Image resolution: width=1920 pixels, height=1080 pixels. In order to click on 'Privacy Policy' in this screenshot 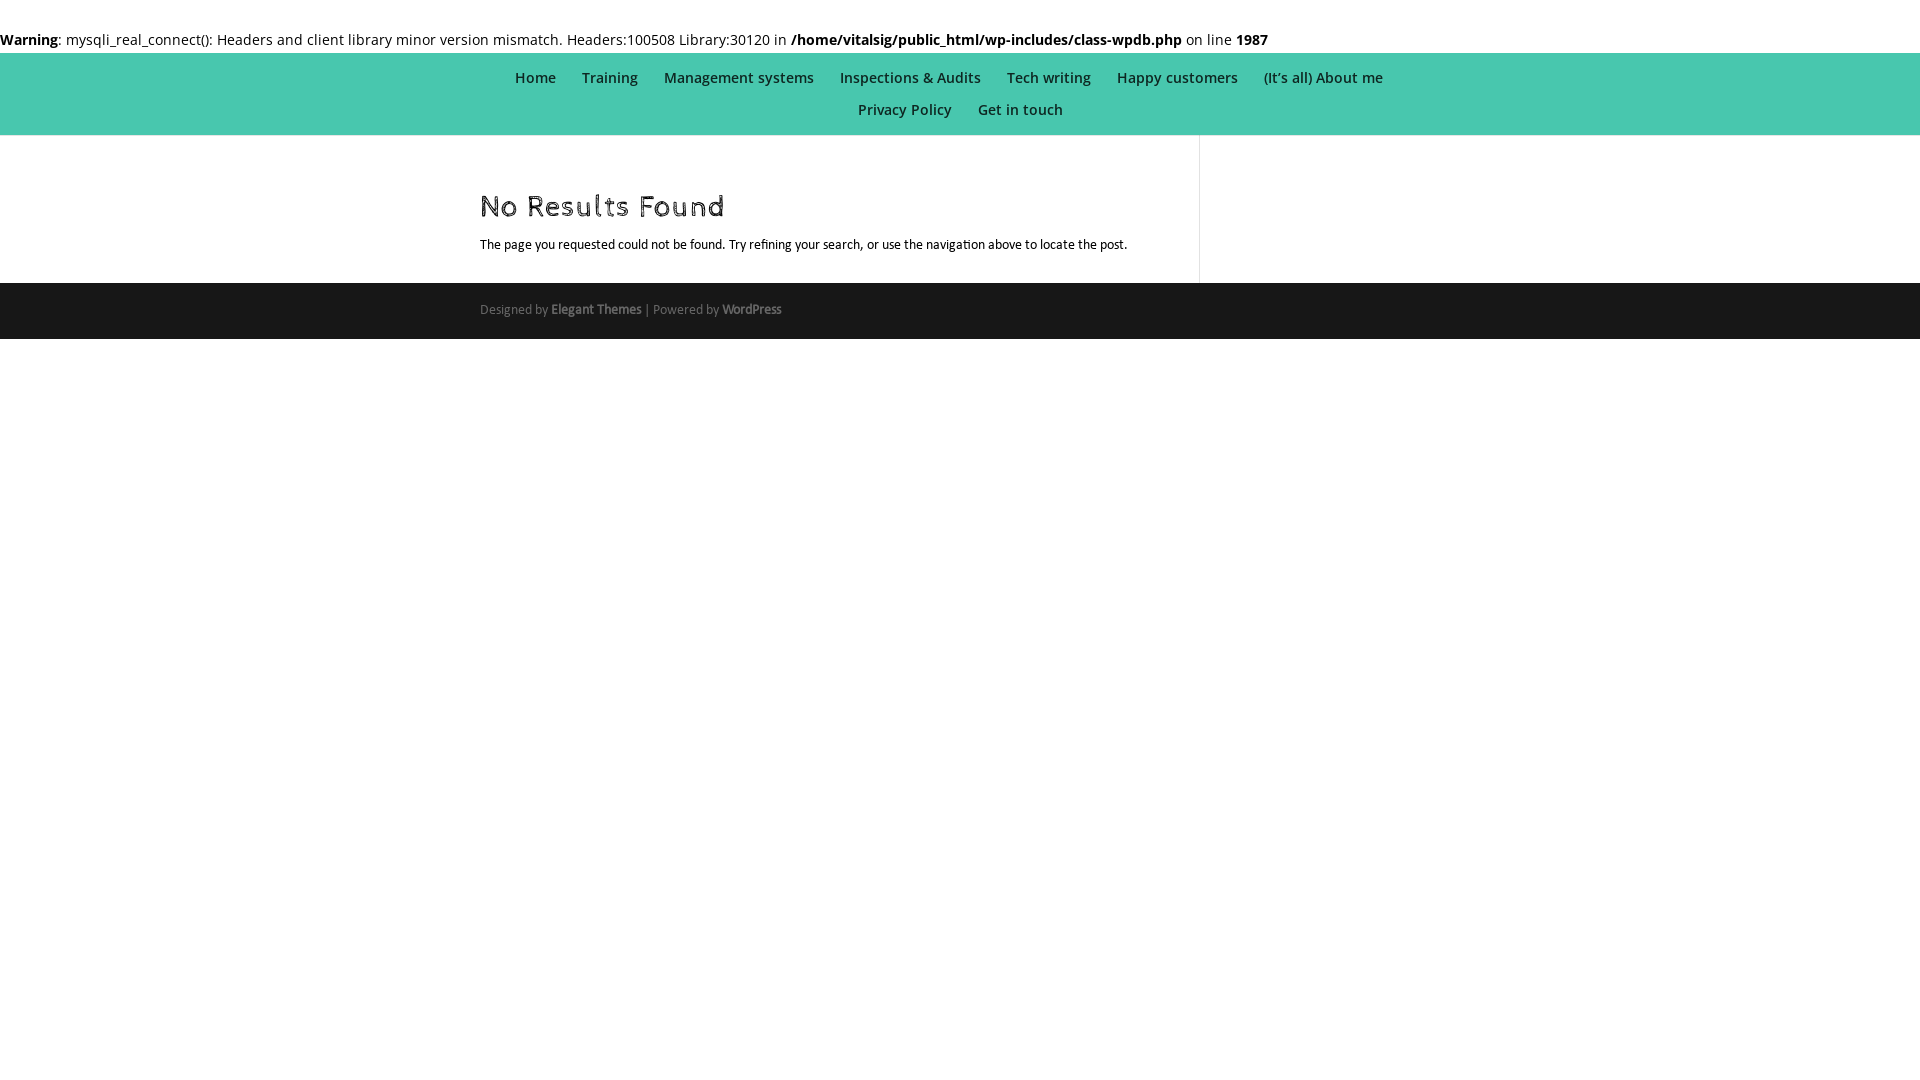, I will do `click(904, 119)`.